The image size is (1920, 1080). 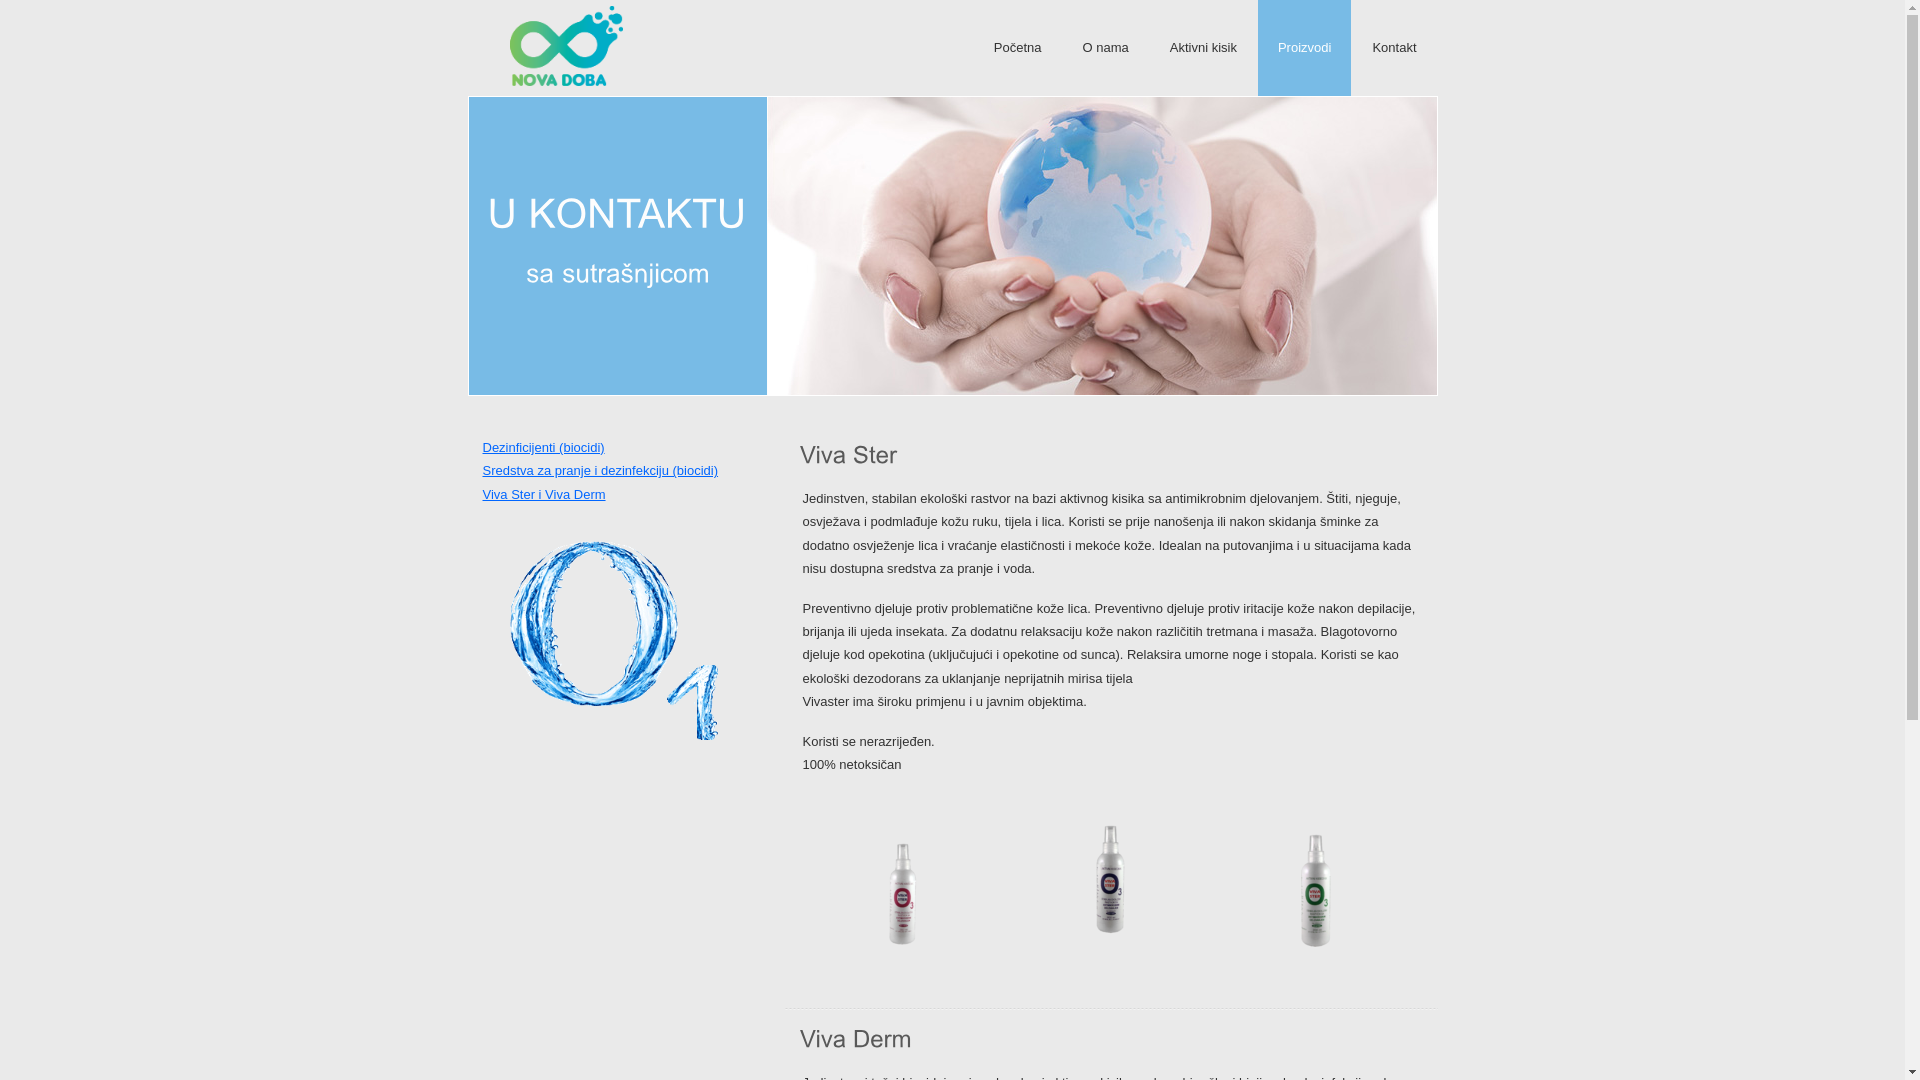 What do you see at coordinates (1392, 46) in the screenshot?
I see `'Kontakt'` at bounding box center [1392, 46].